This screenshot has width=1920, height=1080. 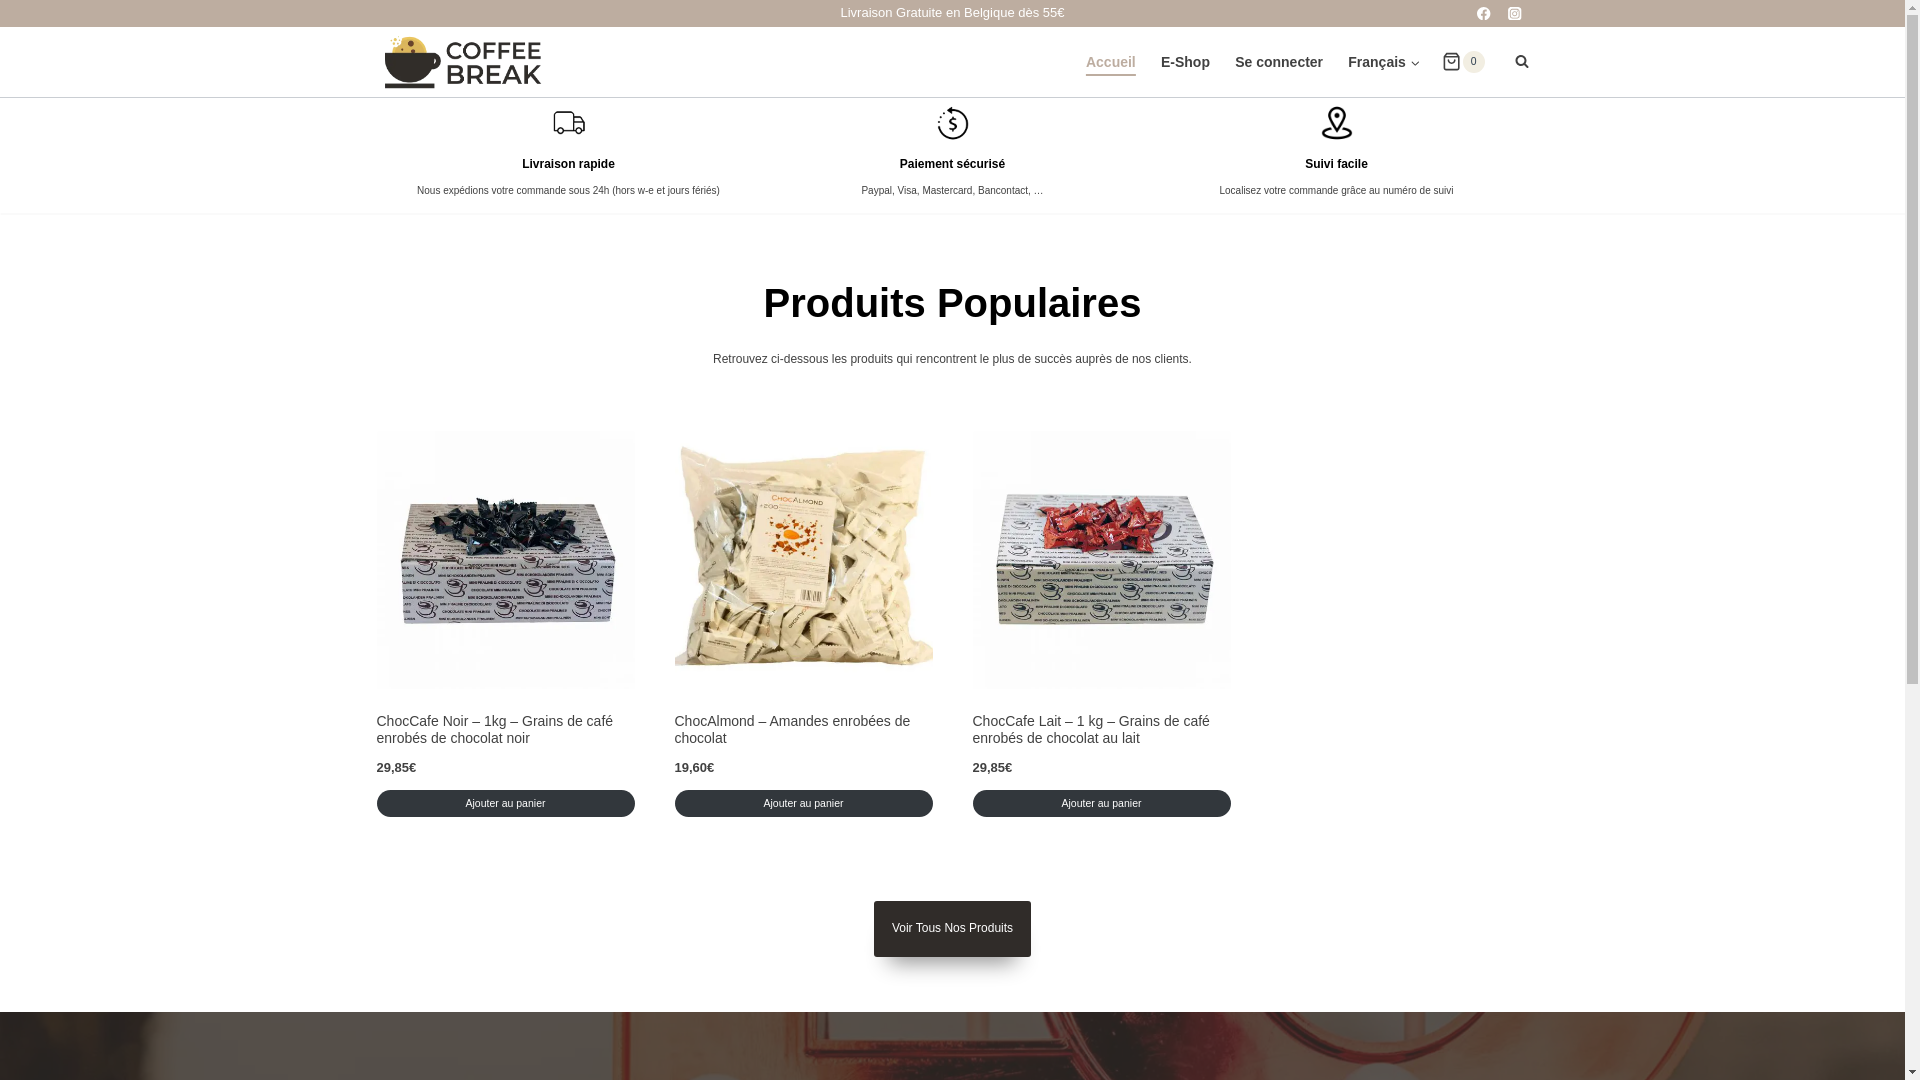 What do you see at coordinates (504, 802) in the screenshot?
I see `'Ajouter au panier'` at bounding box center [504, 802].